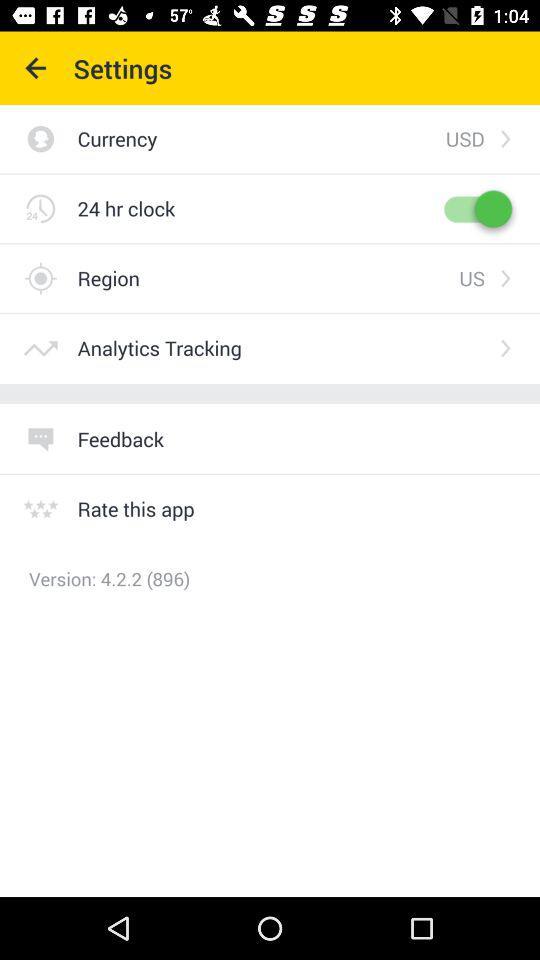 The width and height of the screenshot is (540, 960). What do you see at coordinates (472, 277) in the screenshot?
I see `the us` at bounding box center [472, 277].